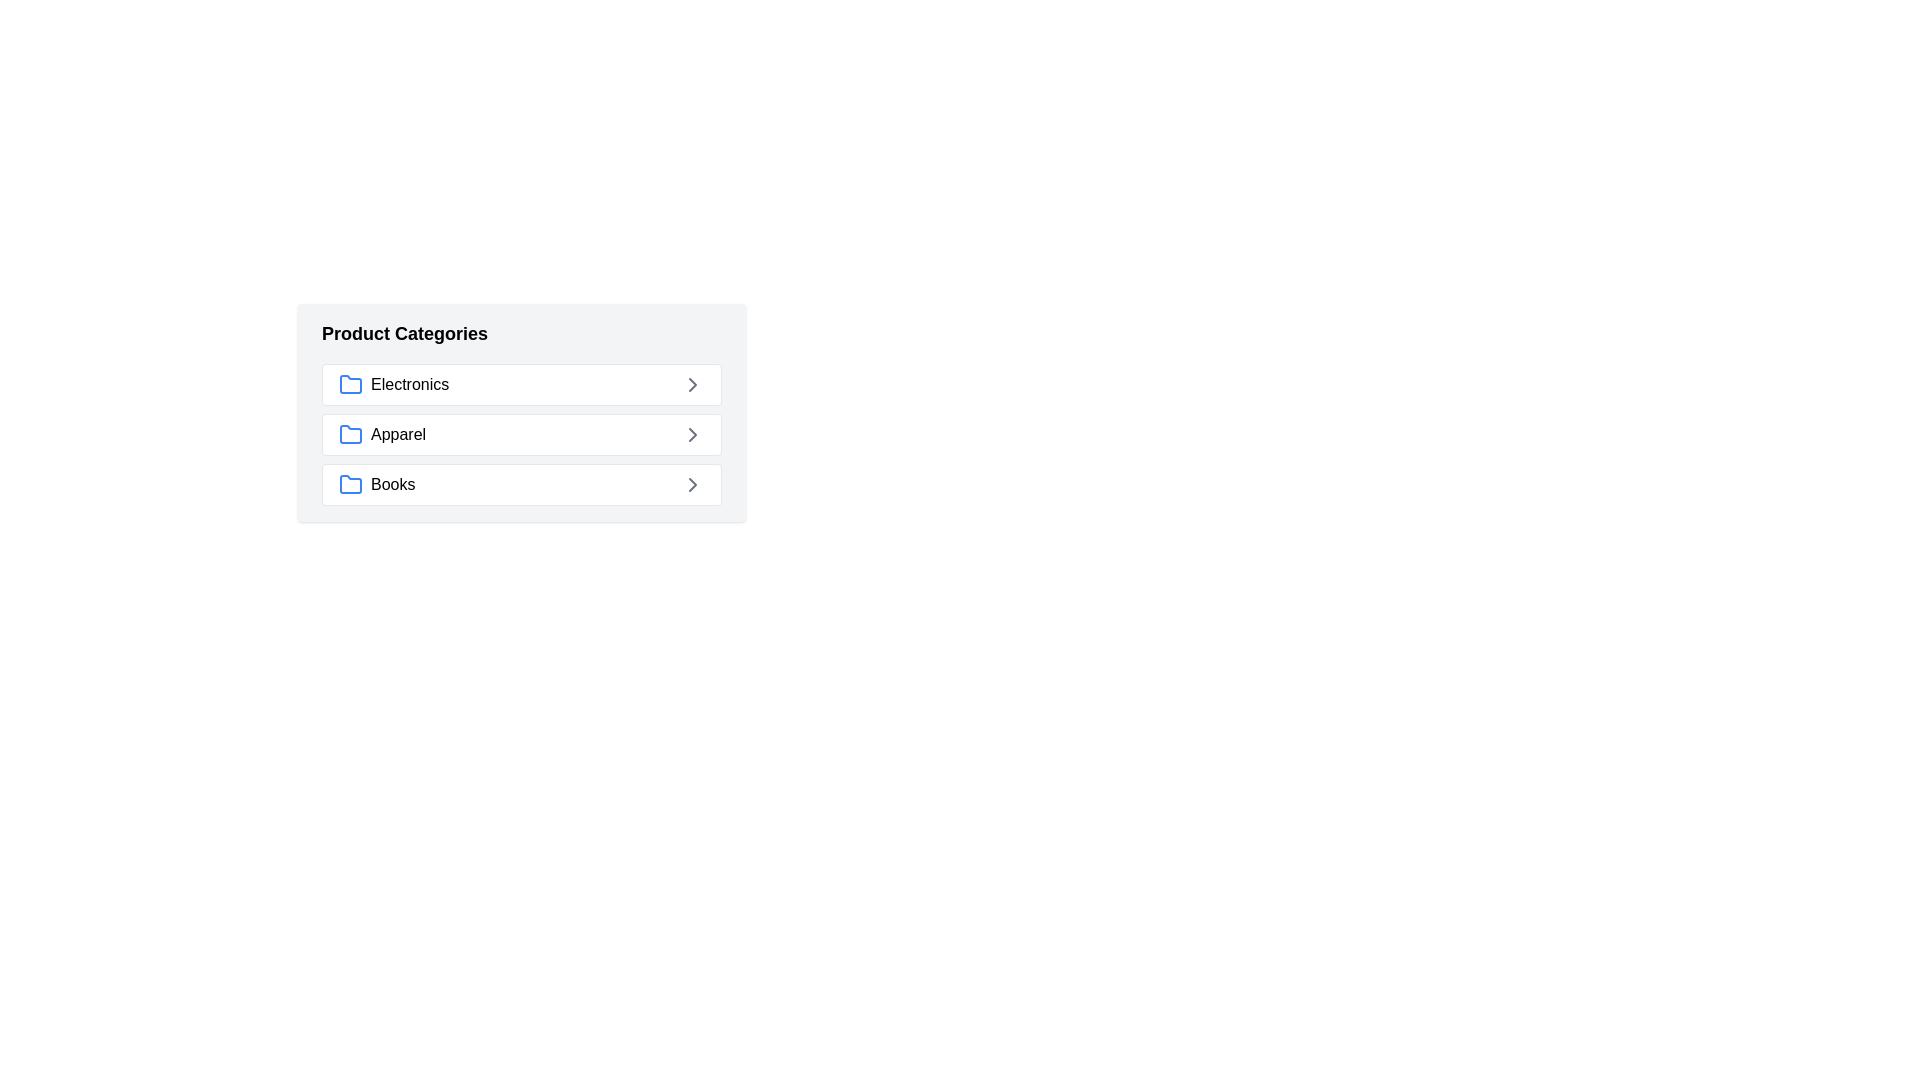  I want to click on the rightward chevron icon, which is styled in gray and located on the rightmost side of the 'Books' row under 'Product Categories', to trigger the tooltip, so click(692, 485).